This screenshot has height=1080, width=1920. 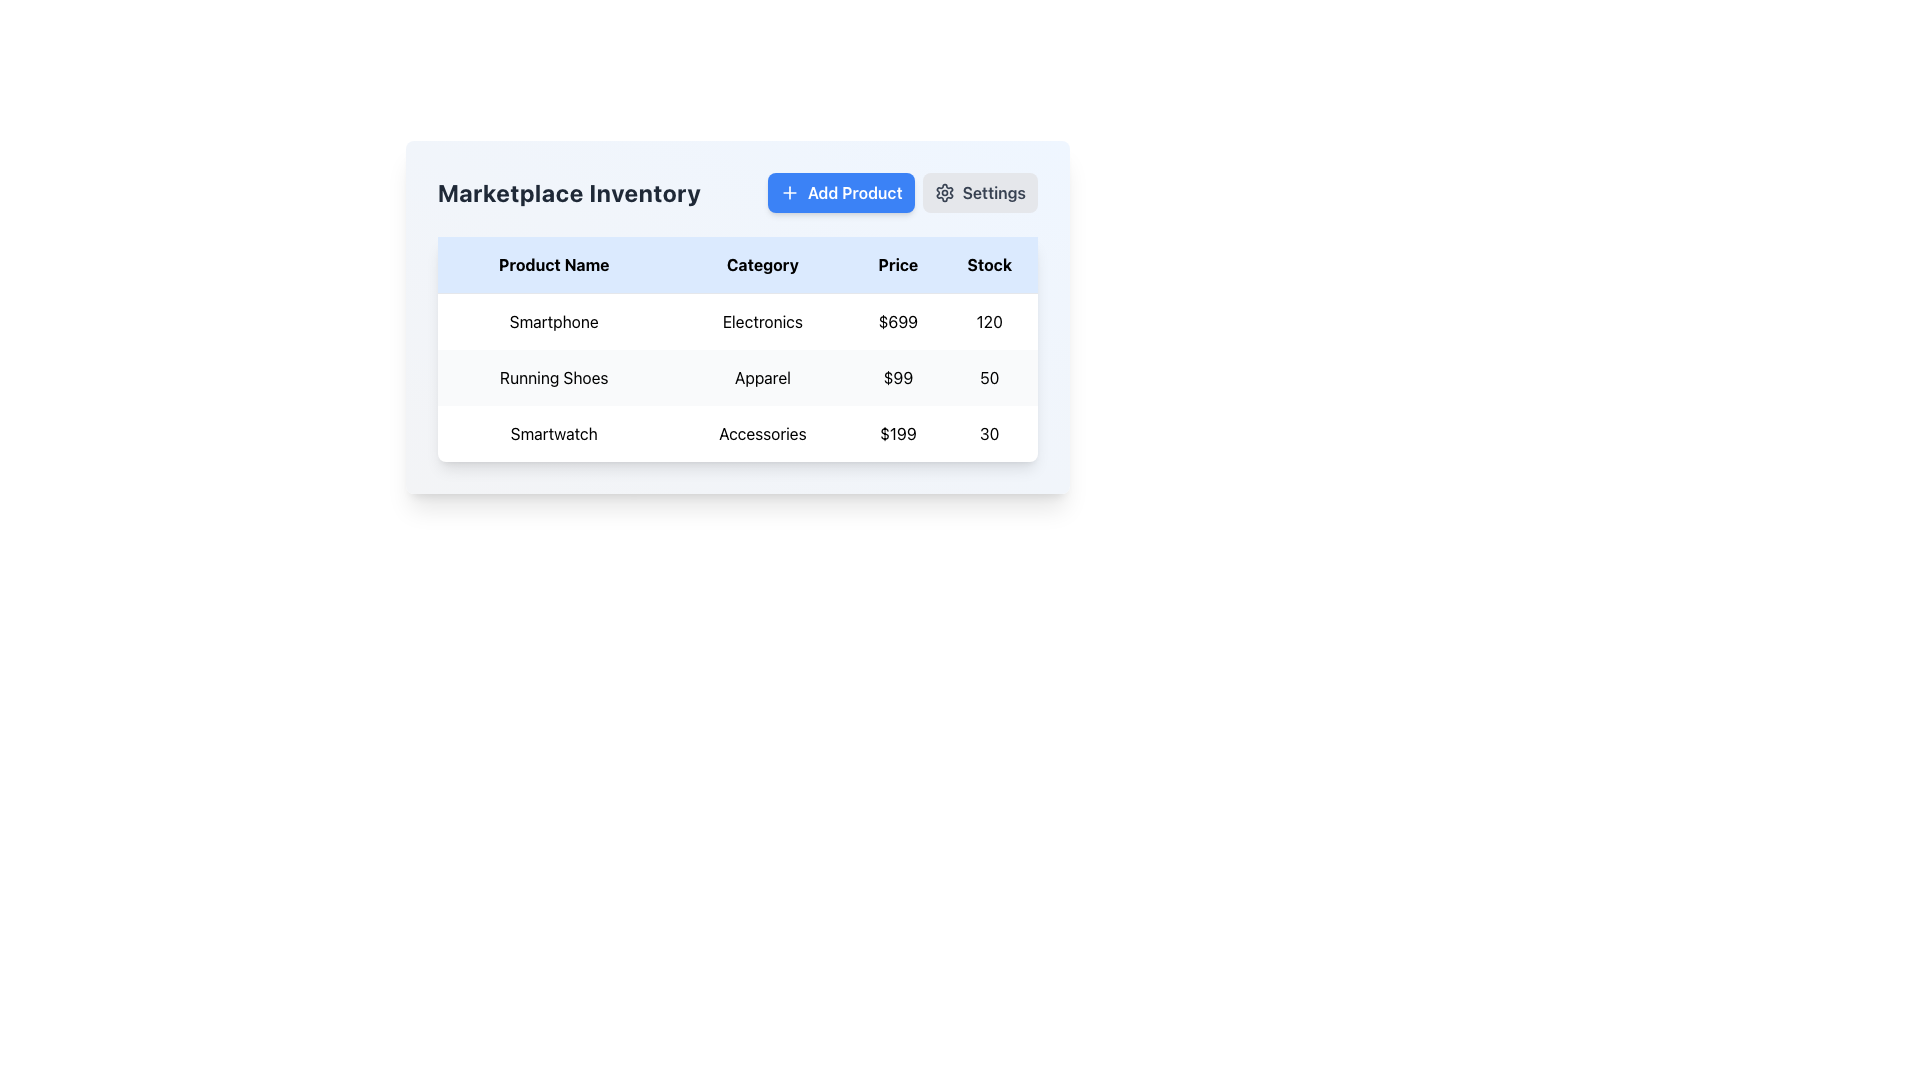 What do you see at coordinates (901, 192) in the screenshot?
I see `the 'Add Product' button located in the top right of the 'Marketplace Inventory' panel` at bounding box center [901, 192].